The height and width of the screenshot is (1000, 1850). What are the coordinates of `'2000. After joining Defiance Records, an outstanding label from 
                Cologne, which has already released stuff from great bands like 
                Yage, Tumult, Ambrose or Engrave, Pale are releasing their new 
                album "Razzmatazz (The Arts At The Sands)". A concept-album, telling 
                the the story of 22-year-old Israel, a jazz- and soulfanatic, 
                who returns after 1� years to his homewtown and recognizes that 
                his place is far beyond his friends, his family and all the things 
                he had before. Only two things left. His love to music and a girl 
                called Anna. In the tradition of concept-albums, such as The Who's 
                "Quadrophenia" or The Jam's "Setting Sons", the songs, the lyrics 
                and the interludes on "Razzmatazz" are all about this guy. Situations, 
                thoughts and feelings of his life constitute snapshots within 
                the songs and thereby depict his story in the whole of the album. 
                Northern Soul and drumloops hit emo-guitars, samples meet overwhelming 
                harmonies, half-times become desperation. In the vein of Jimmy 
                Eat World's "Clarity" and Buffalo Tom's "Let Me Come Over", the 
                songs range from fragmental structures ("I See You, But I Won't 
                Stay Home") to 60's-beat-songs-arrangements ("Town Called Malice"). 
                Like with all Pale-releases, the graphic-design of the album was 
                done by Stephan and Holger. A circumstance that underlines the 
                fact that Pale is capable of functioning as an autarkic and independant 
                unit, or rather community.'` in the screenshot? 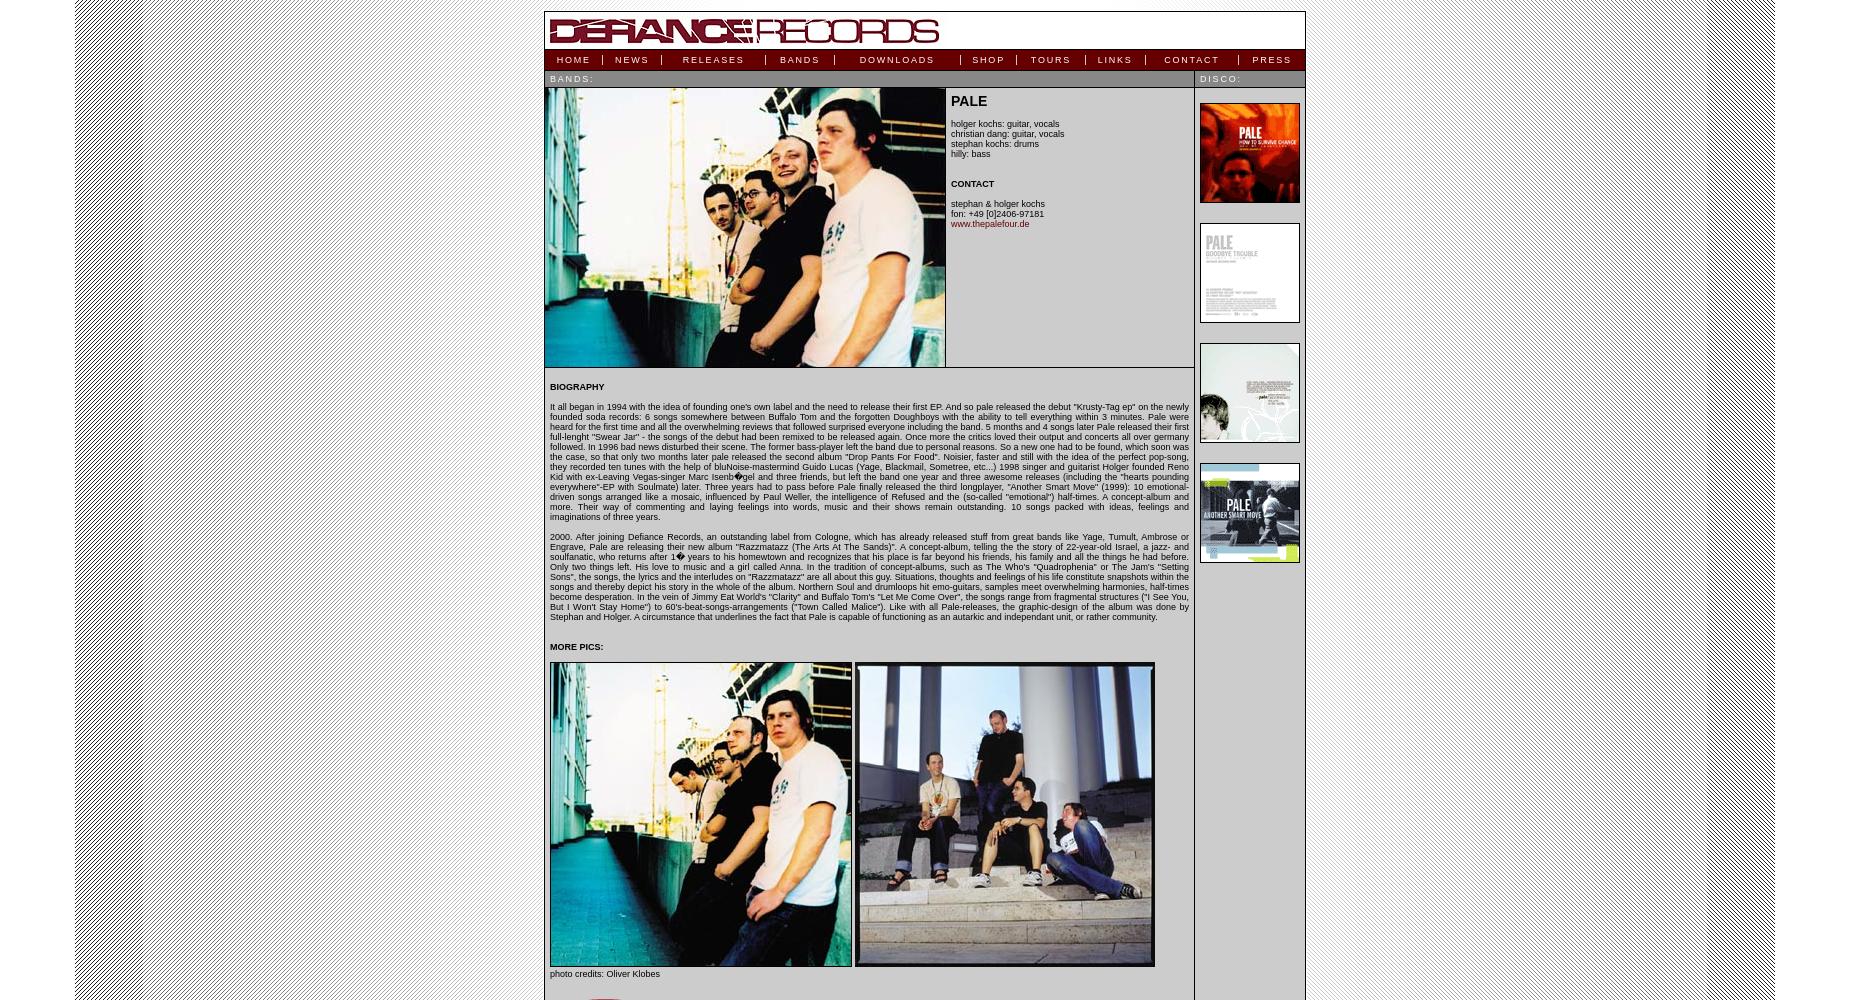 It's located at (869, 576).